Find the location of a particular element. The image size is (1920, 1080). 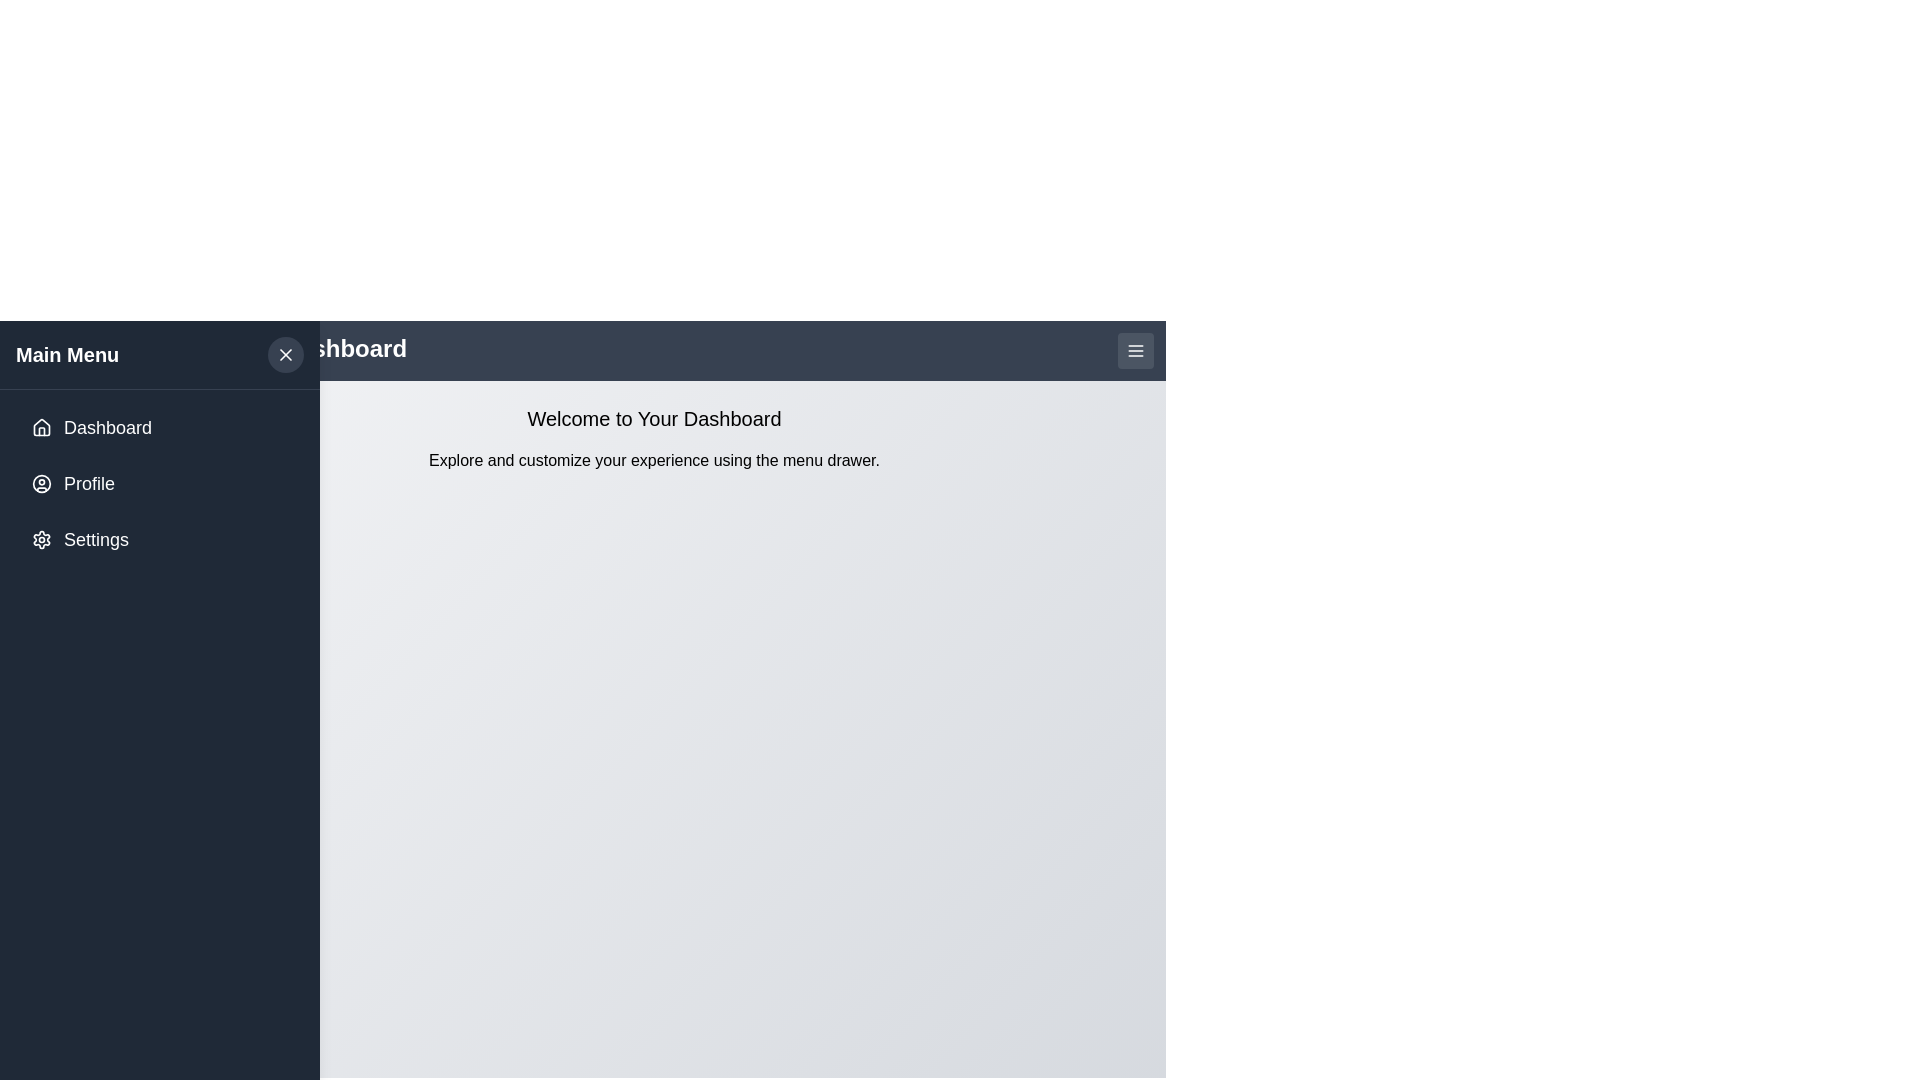

the button located at the top-right corner of the header bar is located at coordinates (1136, 350).